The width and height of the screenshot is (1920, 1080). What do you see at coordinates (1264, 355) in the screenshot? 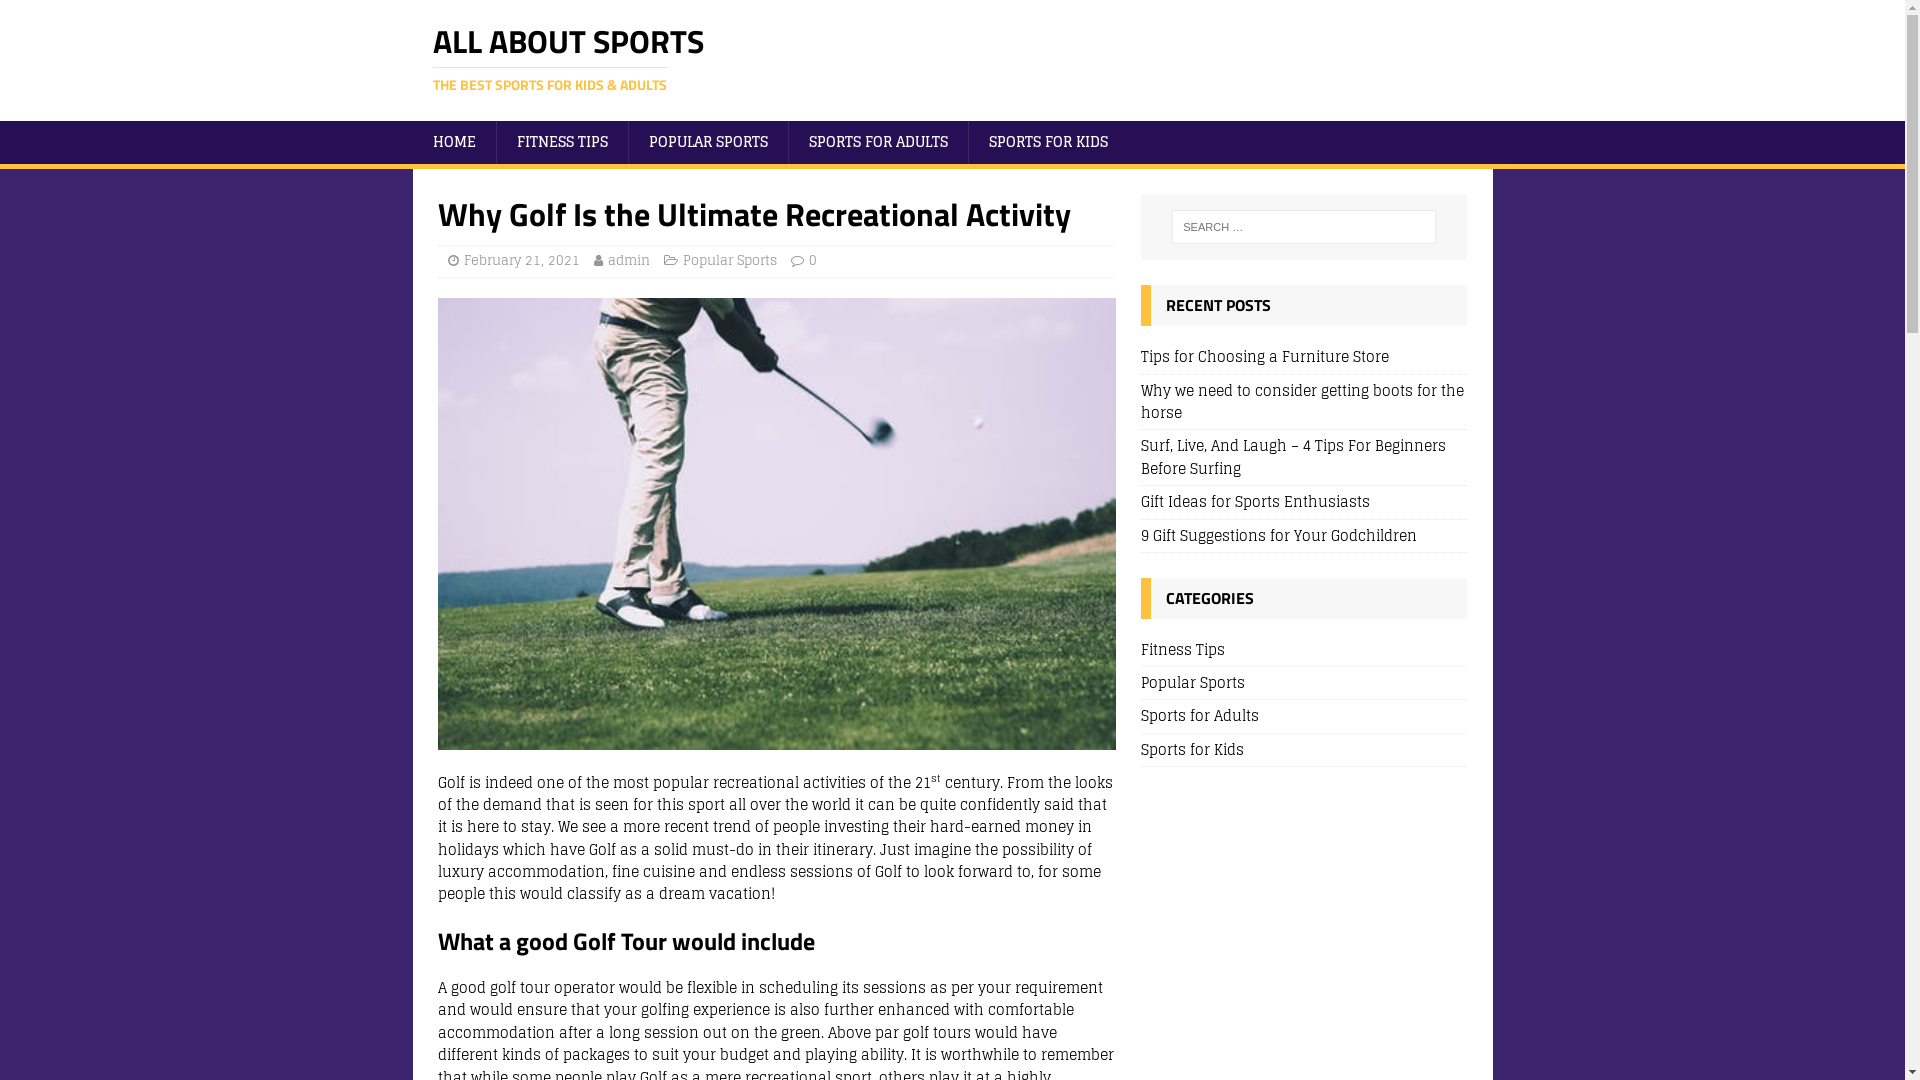
I see `'Tips for Choosing a Furniture Store'` at bounding box center [1264, 355].